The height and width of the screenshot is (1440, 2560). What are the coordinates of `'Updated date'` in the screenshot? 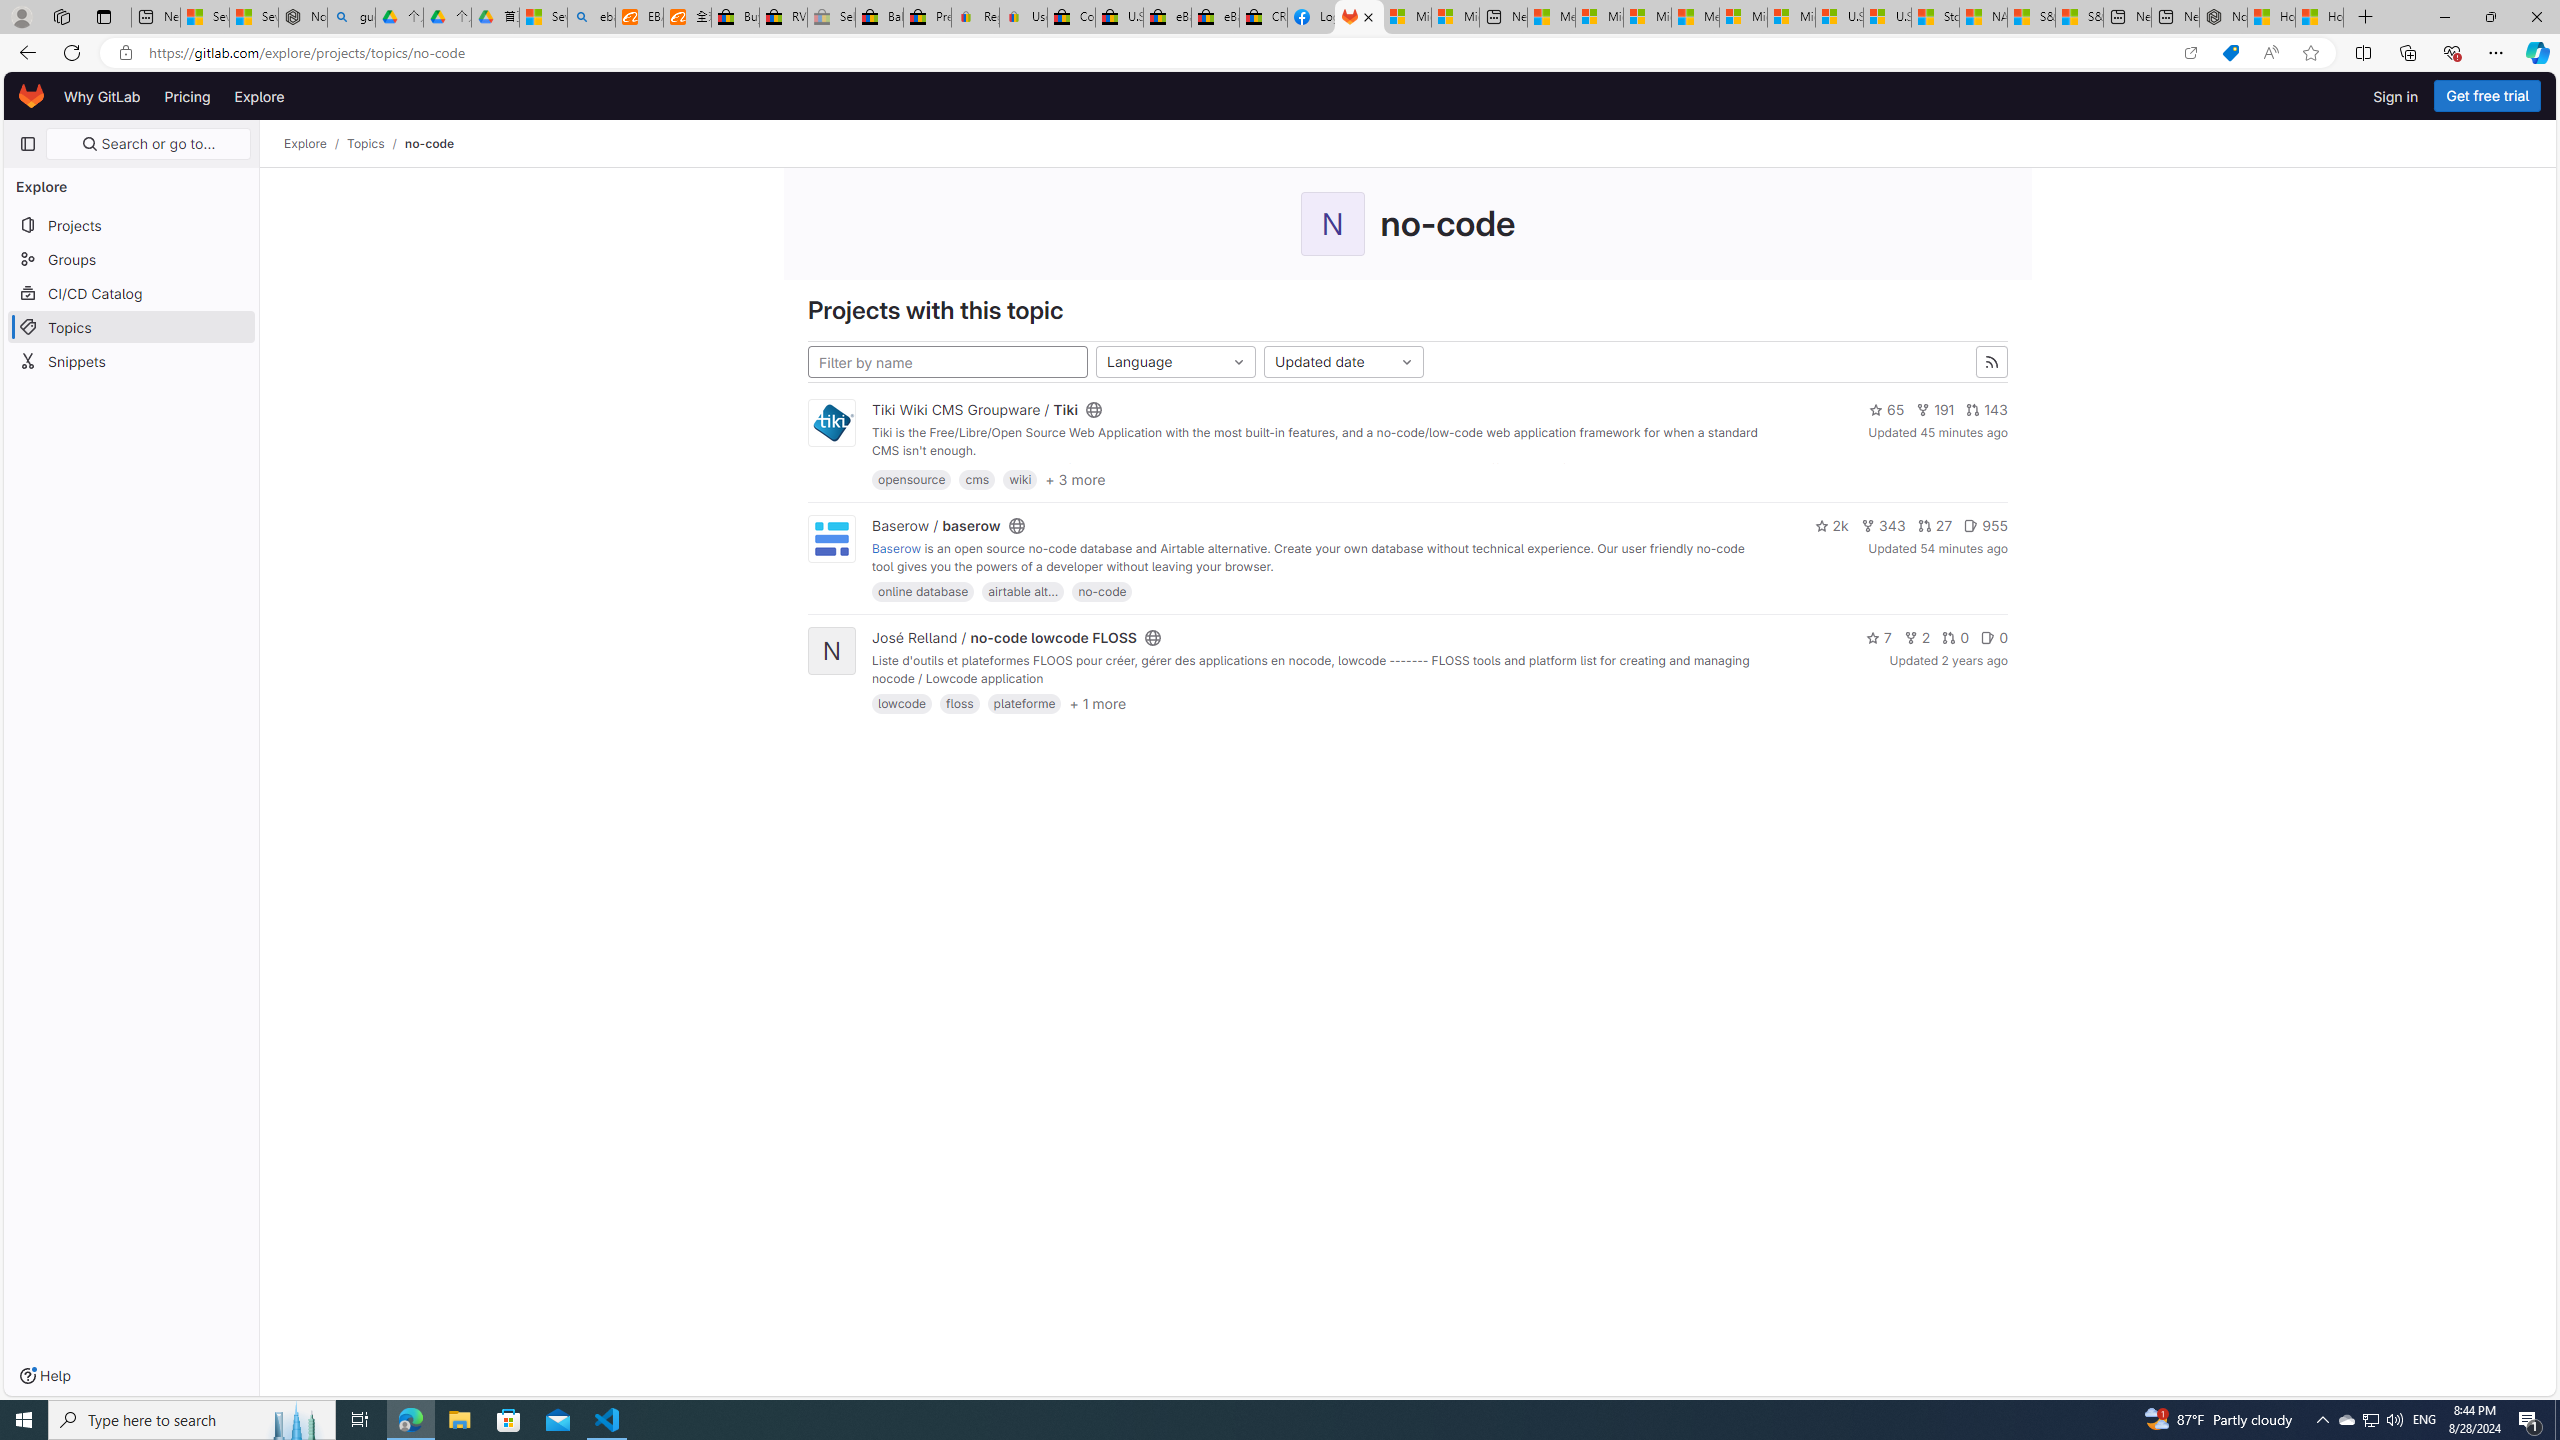 It's located at (1344, 361).